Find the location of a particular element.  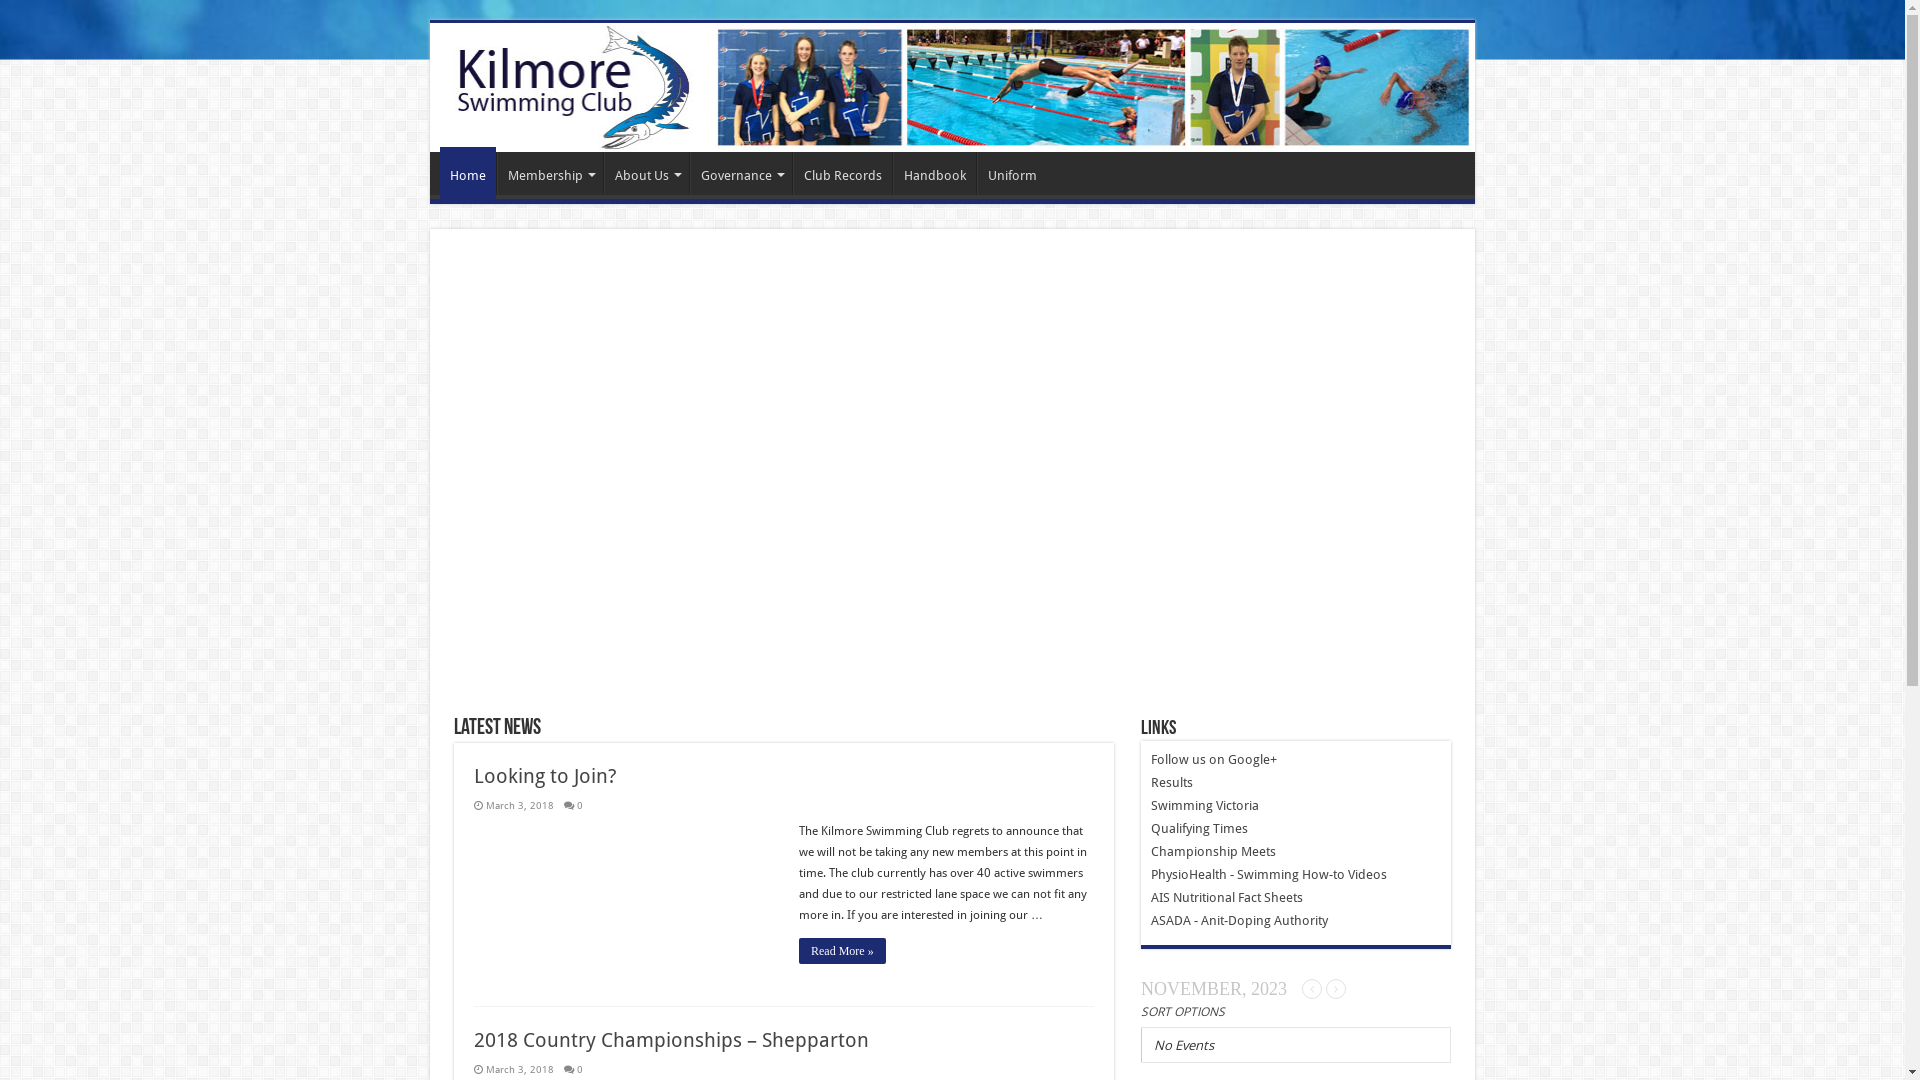

'0' is located at coordinates (579, 1067).